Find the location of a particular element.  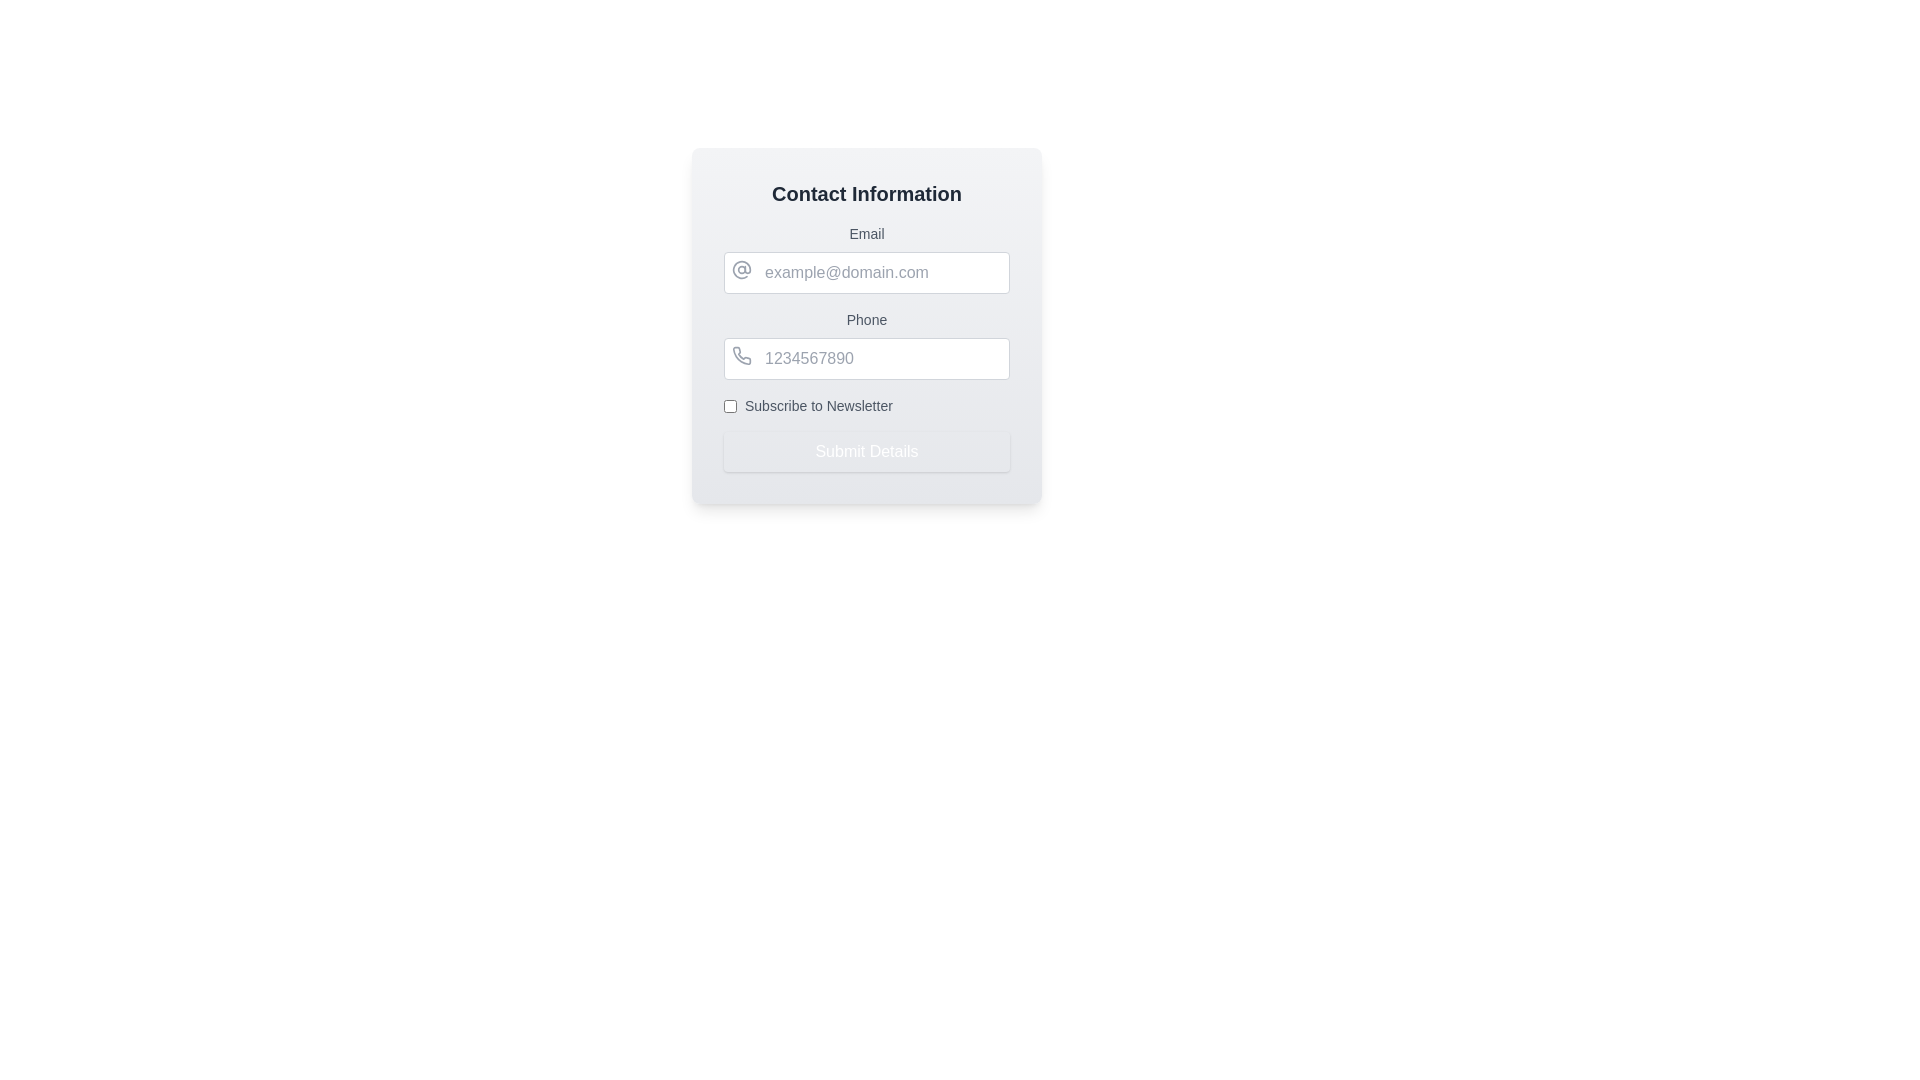

the 'Phone' text input field to focus the input box is located at coordinates (867, 343).